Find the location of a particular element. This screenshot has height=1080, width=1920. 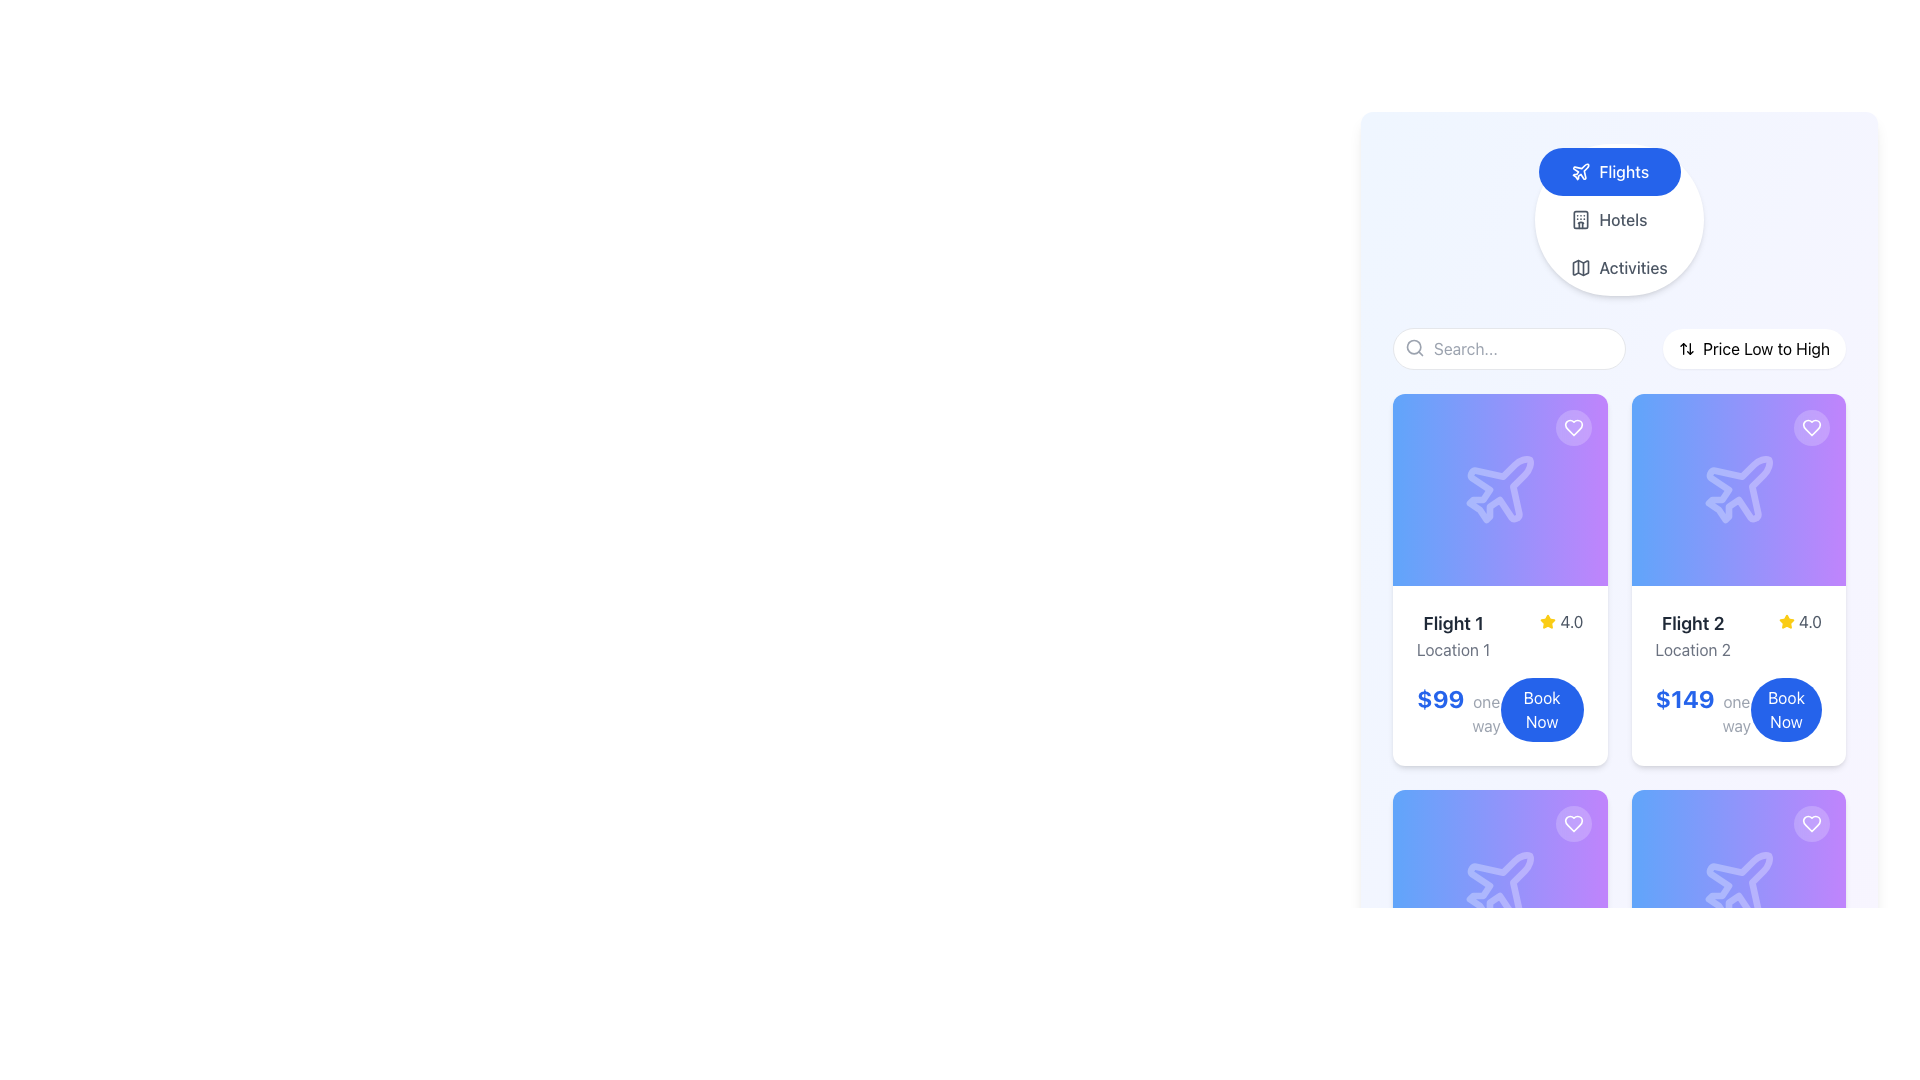

the prominent airplane icon located centrally within the second card from the top in a vertical list, which features a gradient background of purple and blue is located at coordinates (1737, 489).